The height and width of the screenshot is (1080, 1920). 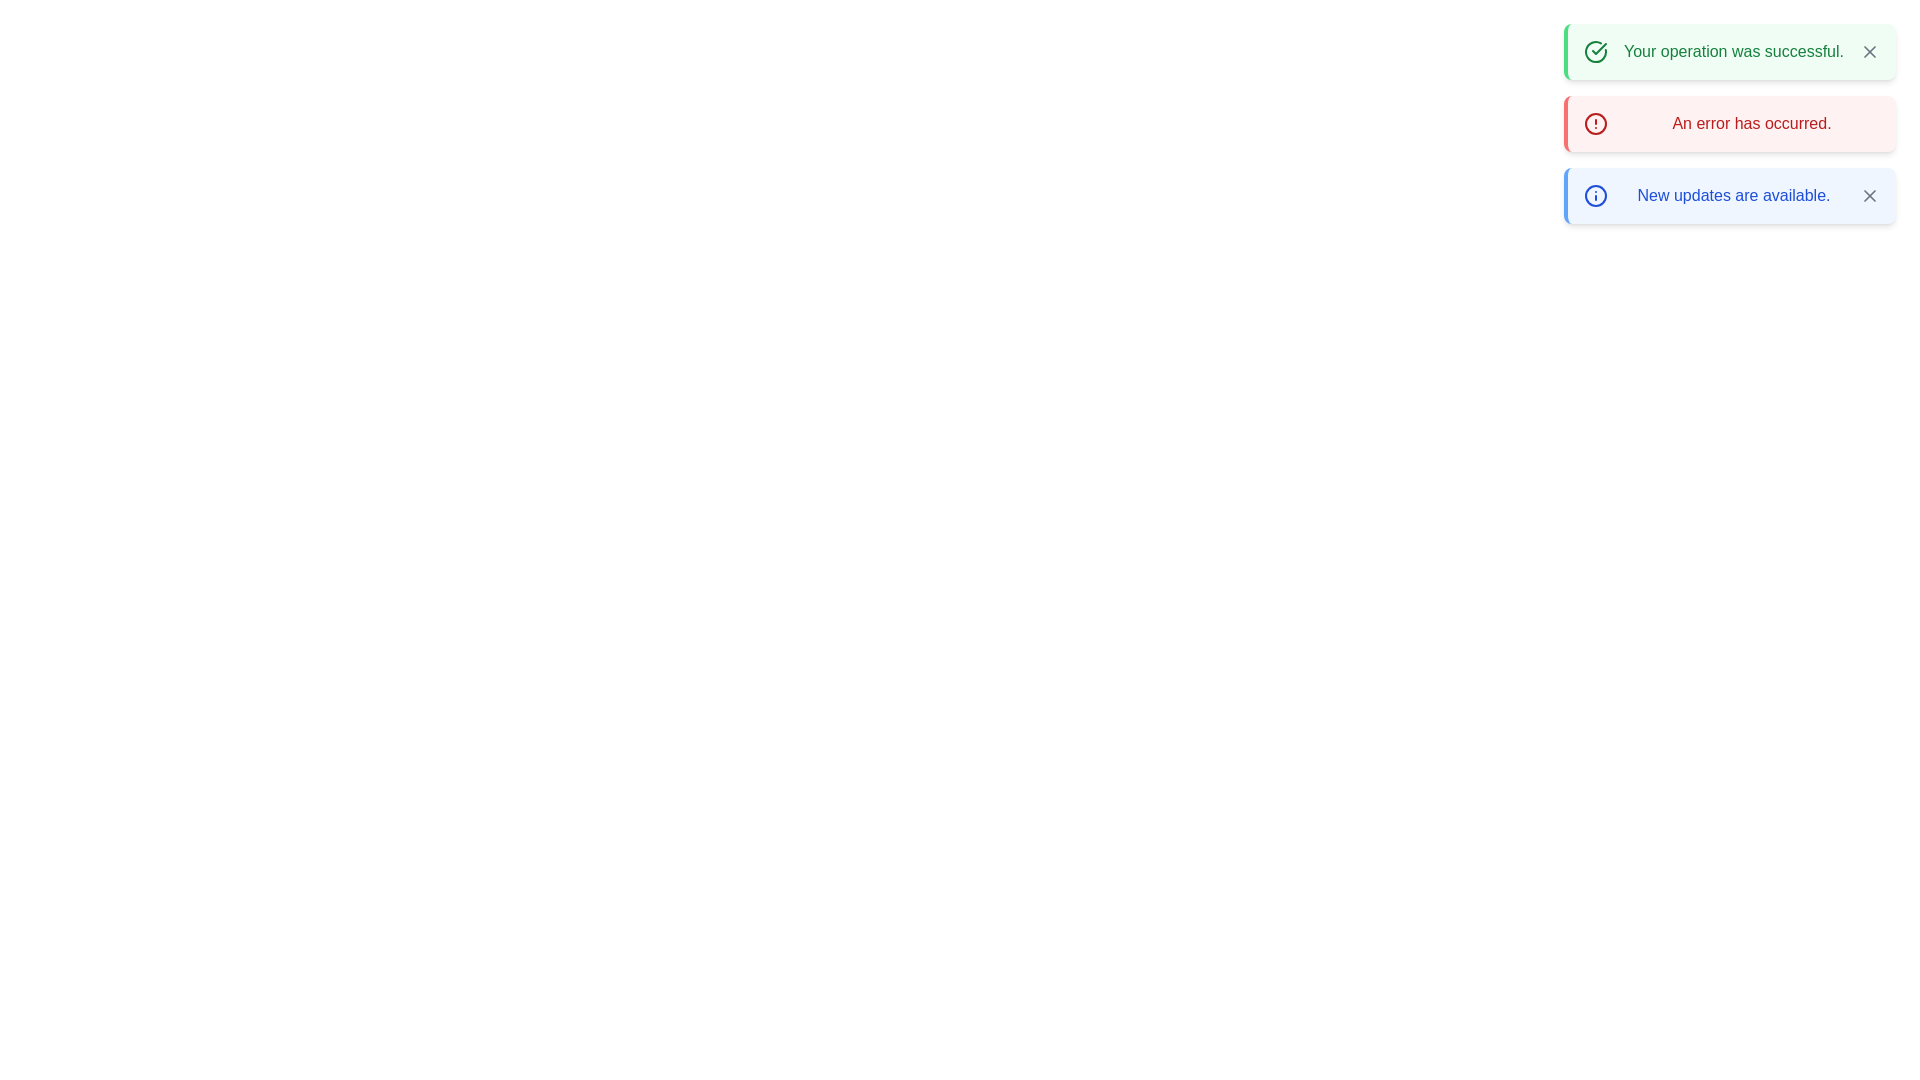 I want to click on the alert with the message 'An error has occurred.' to see the hover effect, so click(x=1728, y=123).